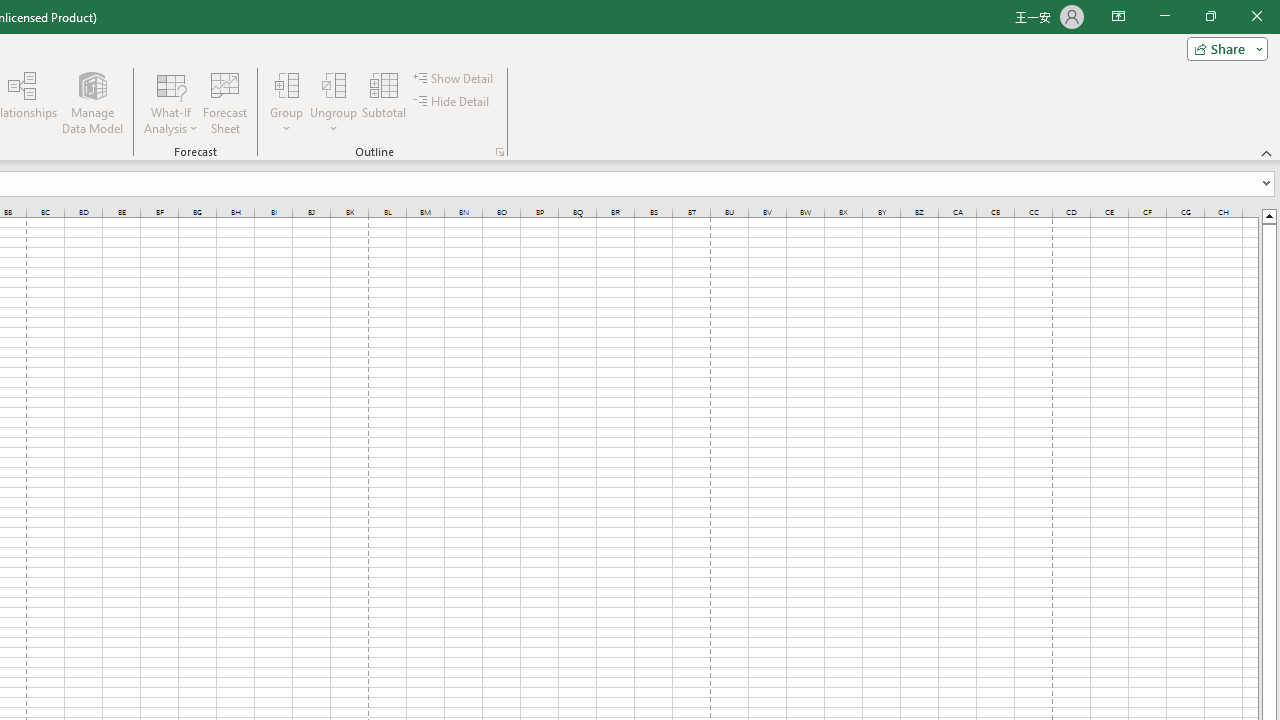 This screenshot has width=1280, height=720. What do you see at coordinates (286, 103) in the screenshot?
I see `'Group...'` at bounding box center [286, 103].